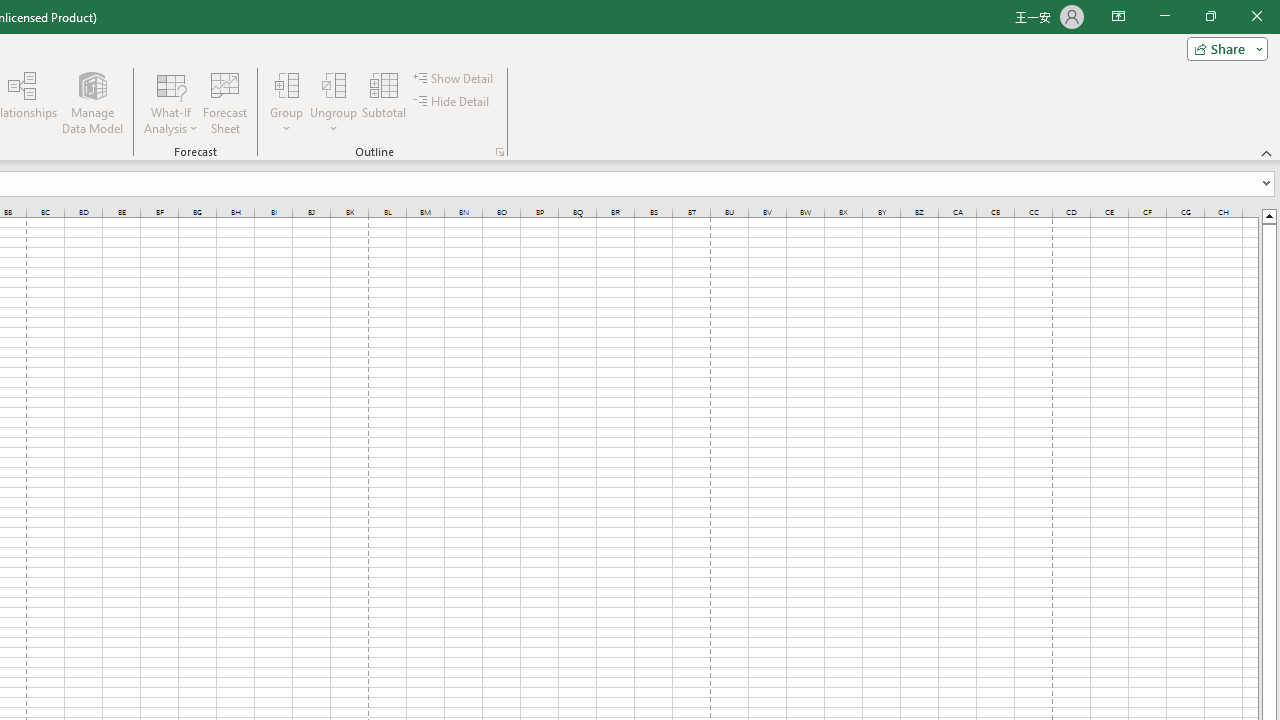 This screenshot has width=1280, height=720. What do you see at coordinates (286, 103) in the screenshot?
I see `'Group...'` at bounding box center [286, 103].